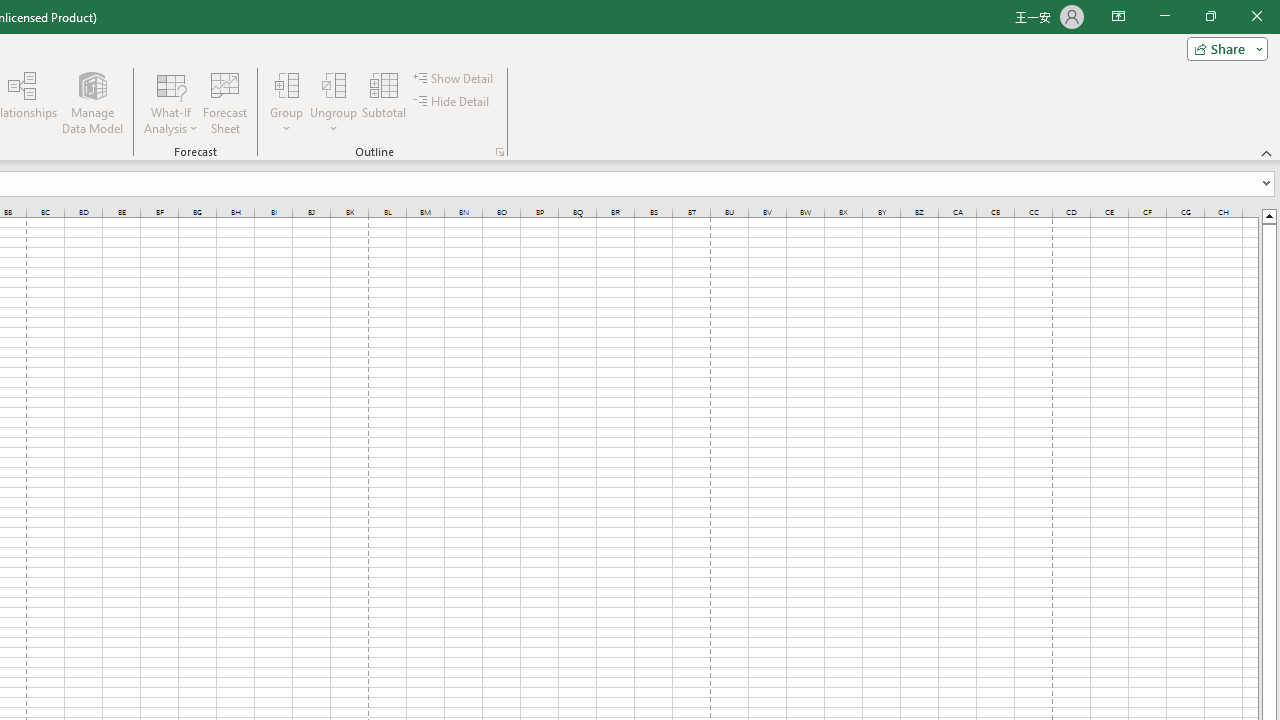 This screenshot has width=1280, height=720. What do you see at coordinates (286, 103) in the screenshot?
I see `'Group...'` at bounding box center [286, 103].